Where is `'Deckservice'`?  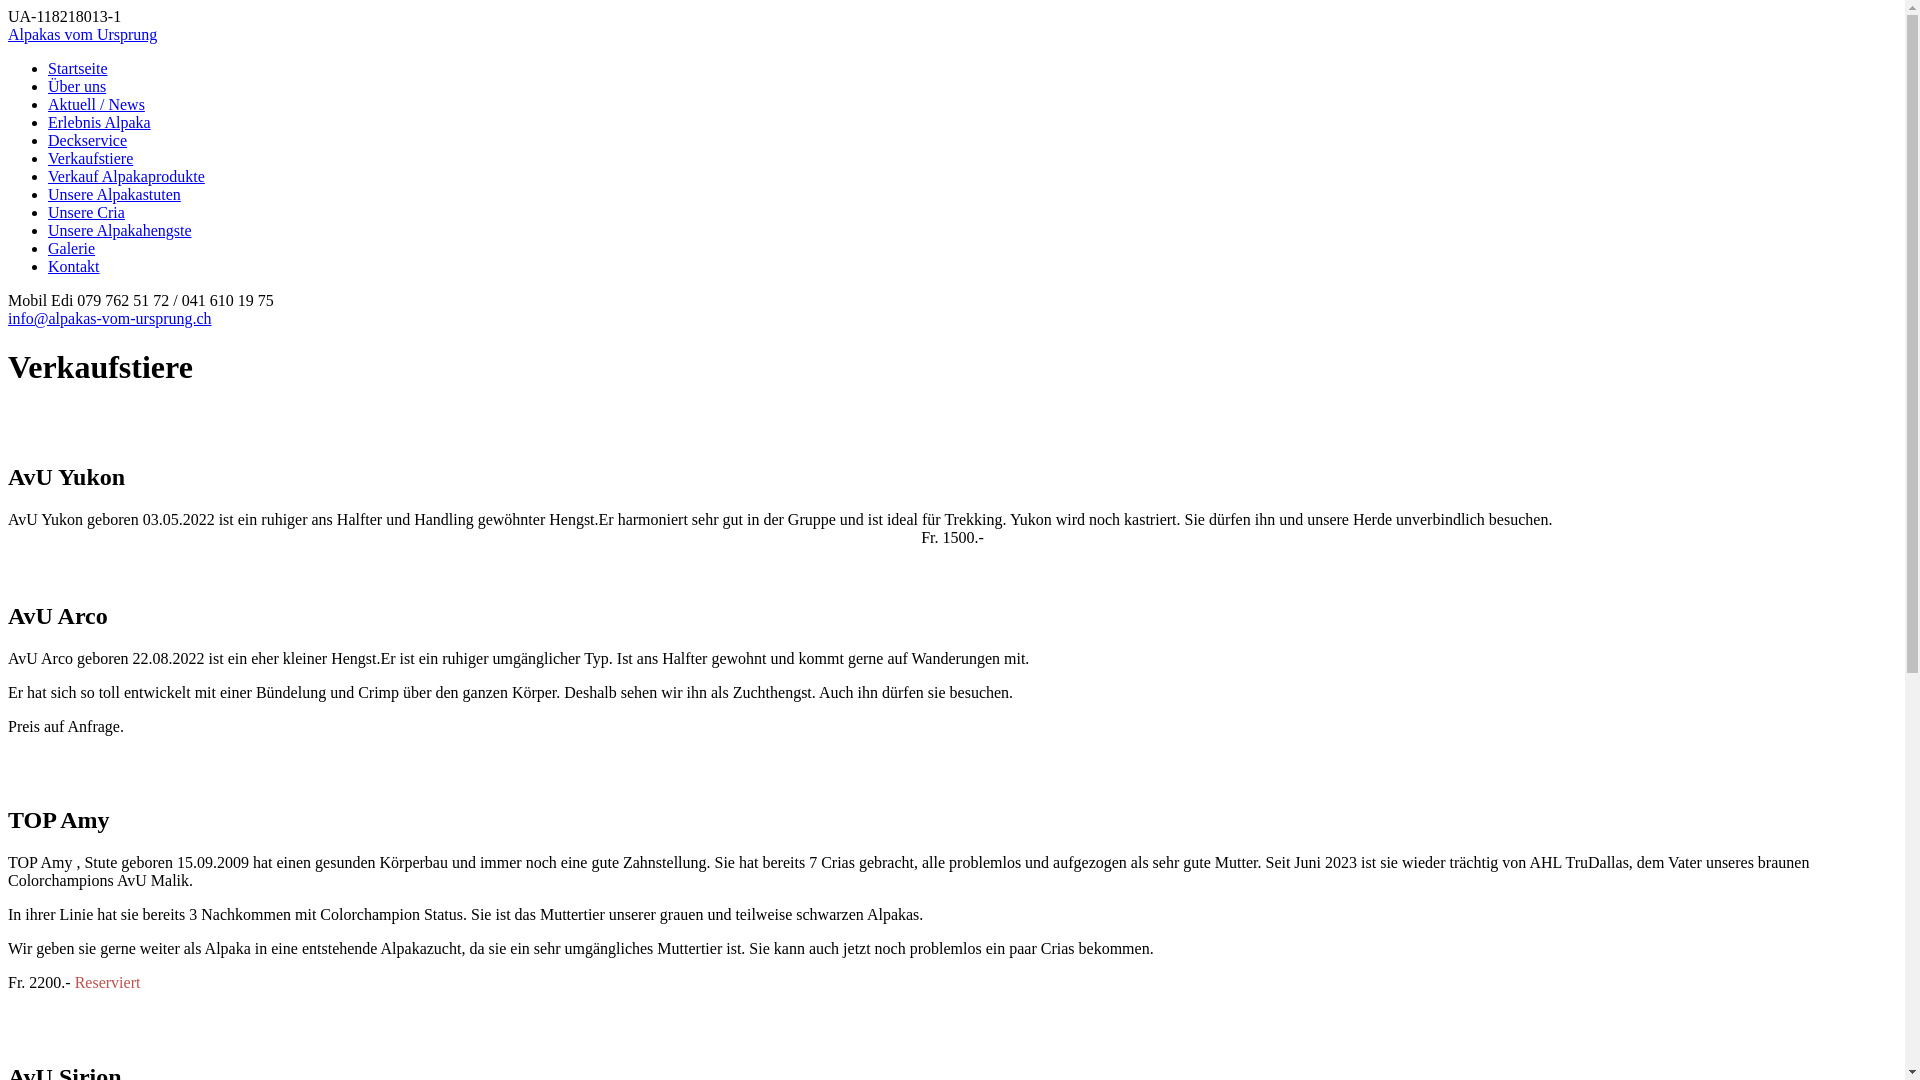 'Deckservice' is located at coordinates (86, 139).